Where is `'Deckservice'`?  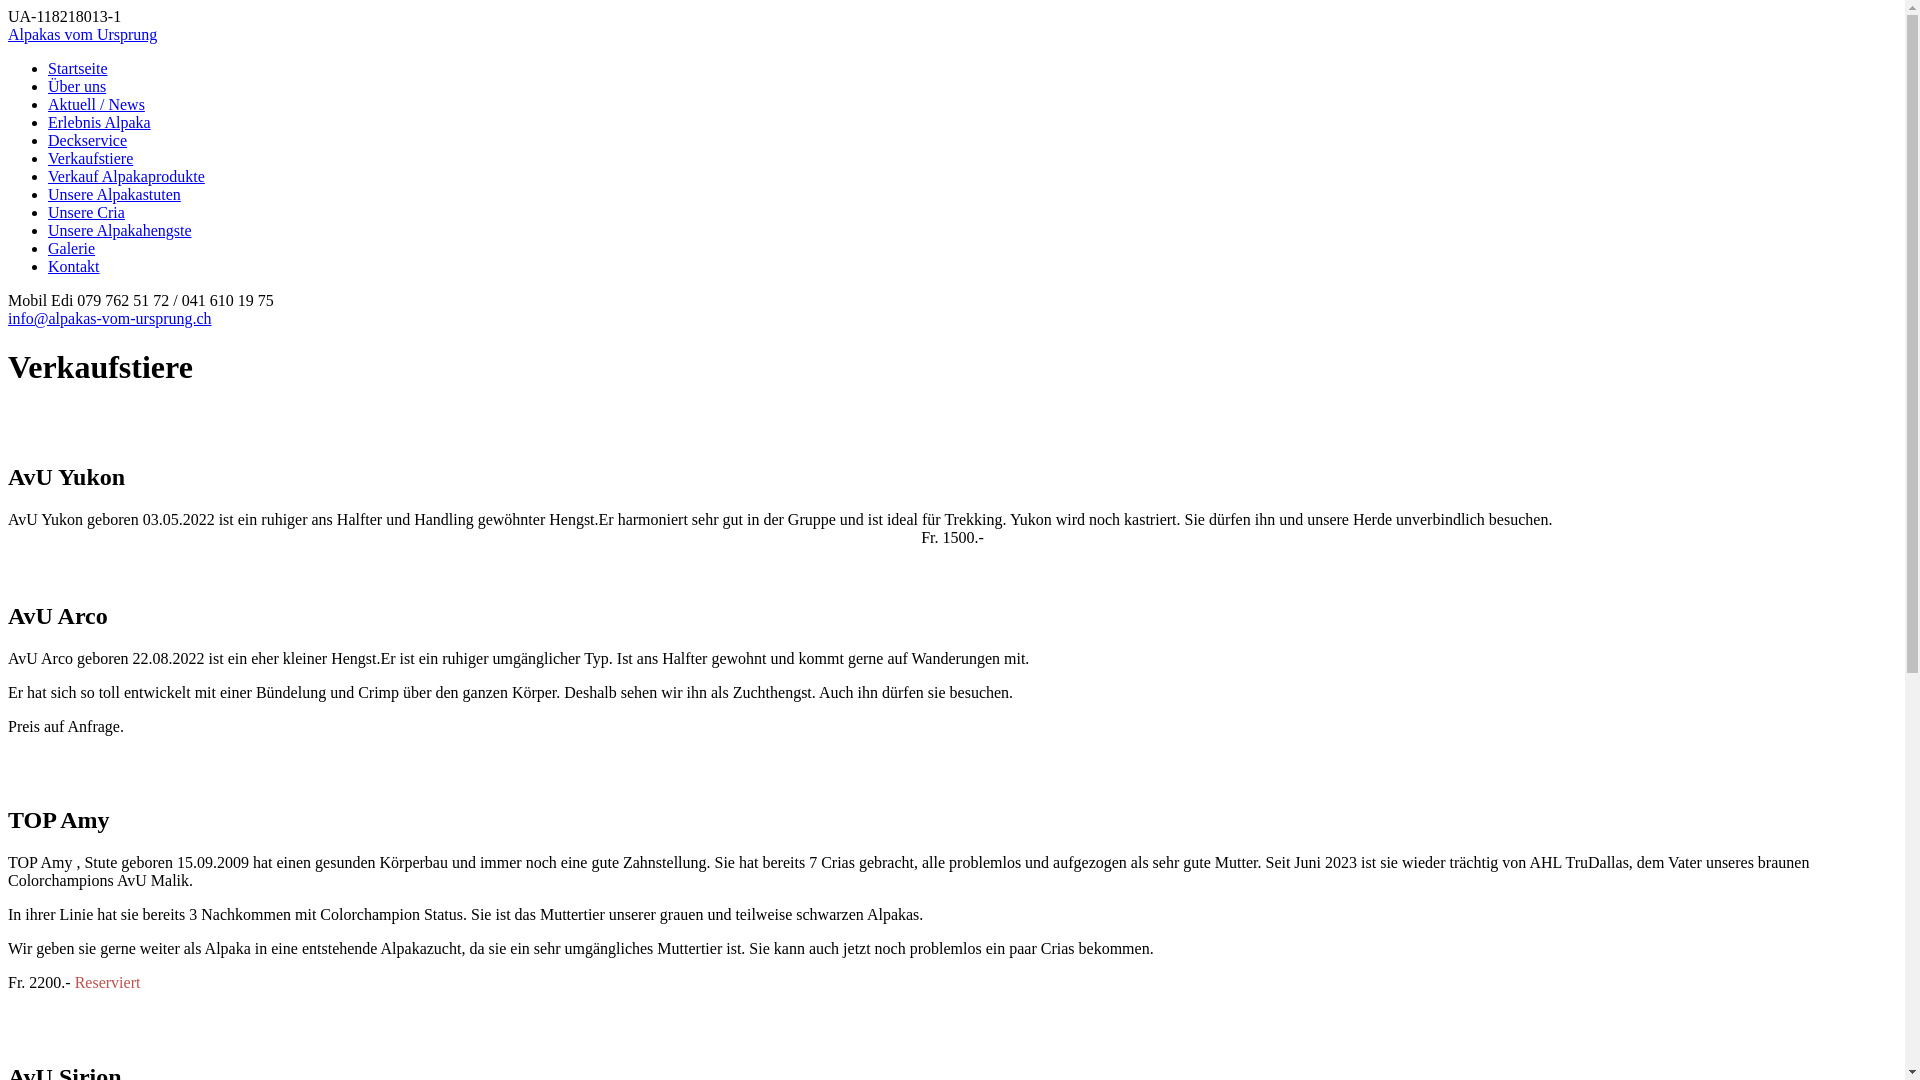 'Deckservice' is located at coordinates (86, 139).